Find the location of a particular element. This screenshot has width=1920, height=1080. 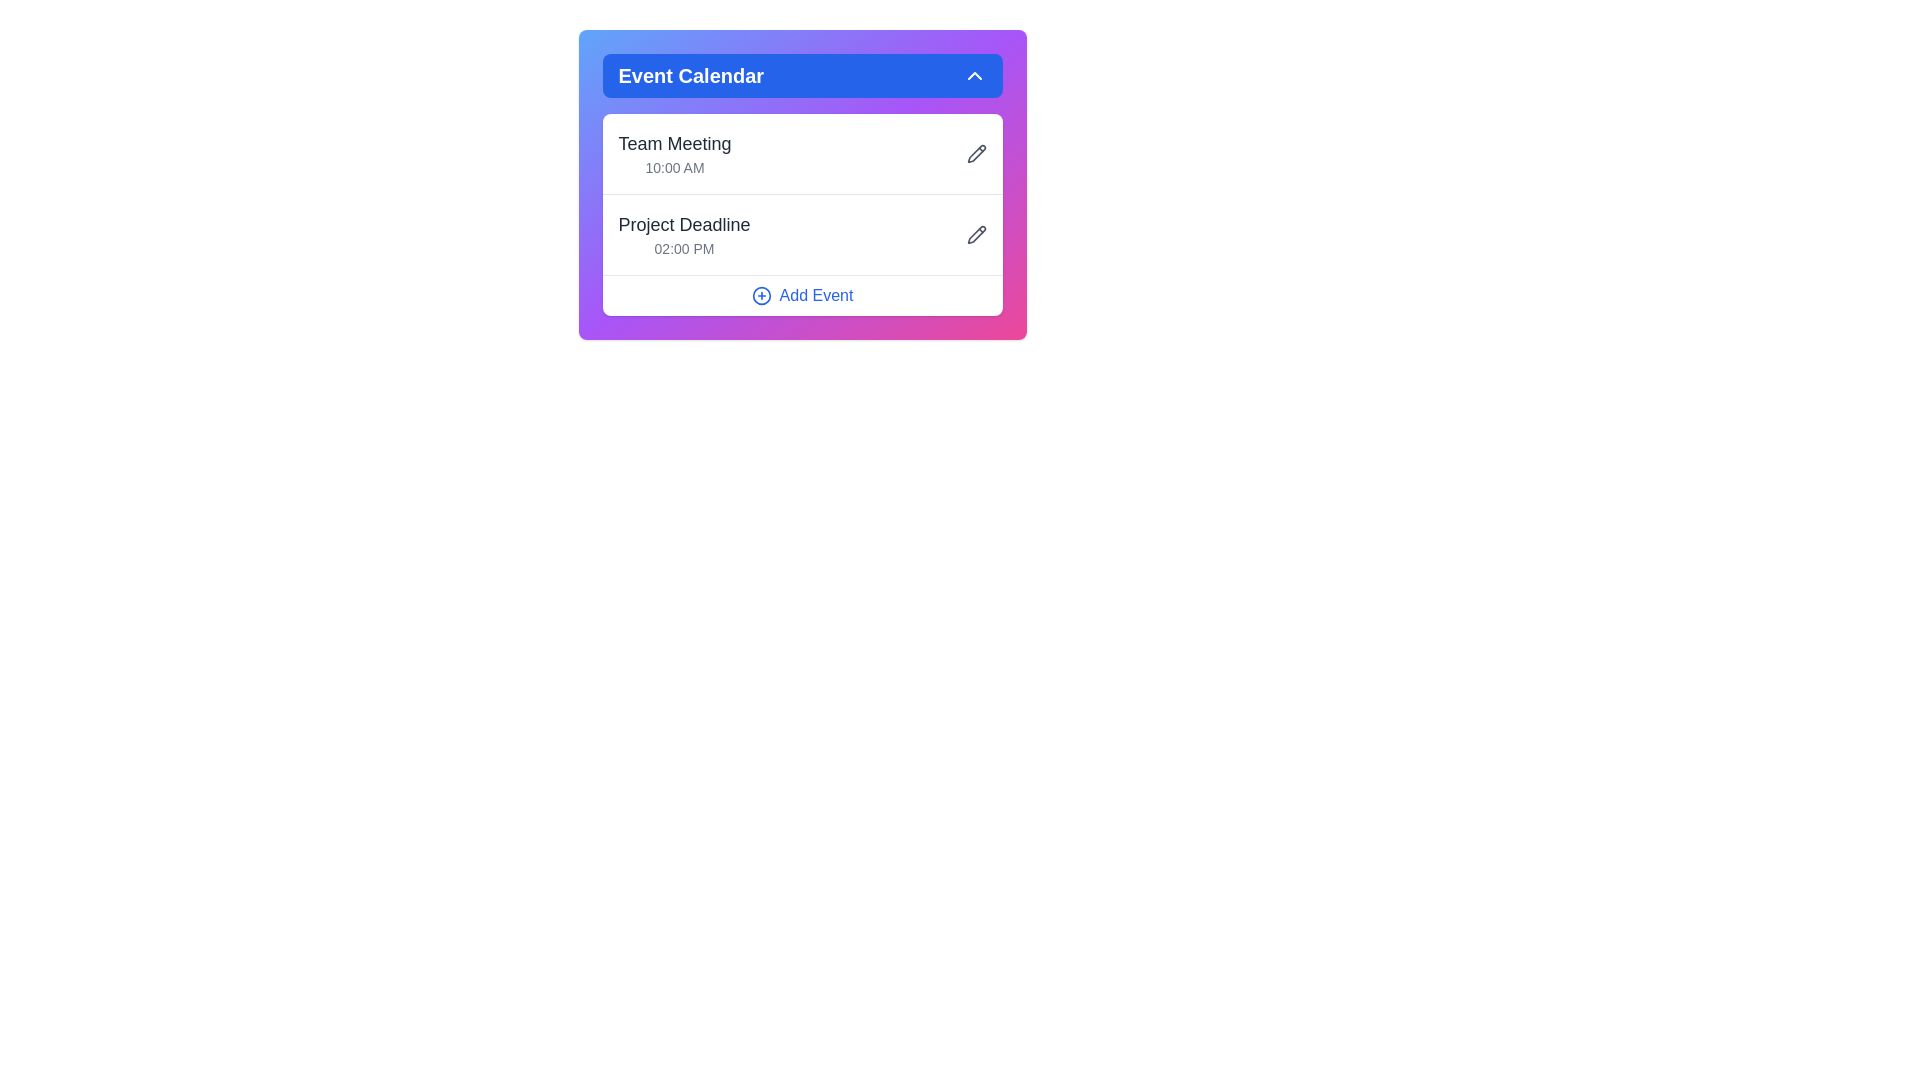

the 'Event Calendar' button to toggle the menu visibility is located at coordinates (802, 75).